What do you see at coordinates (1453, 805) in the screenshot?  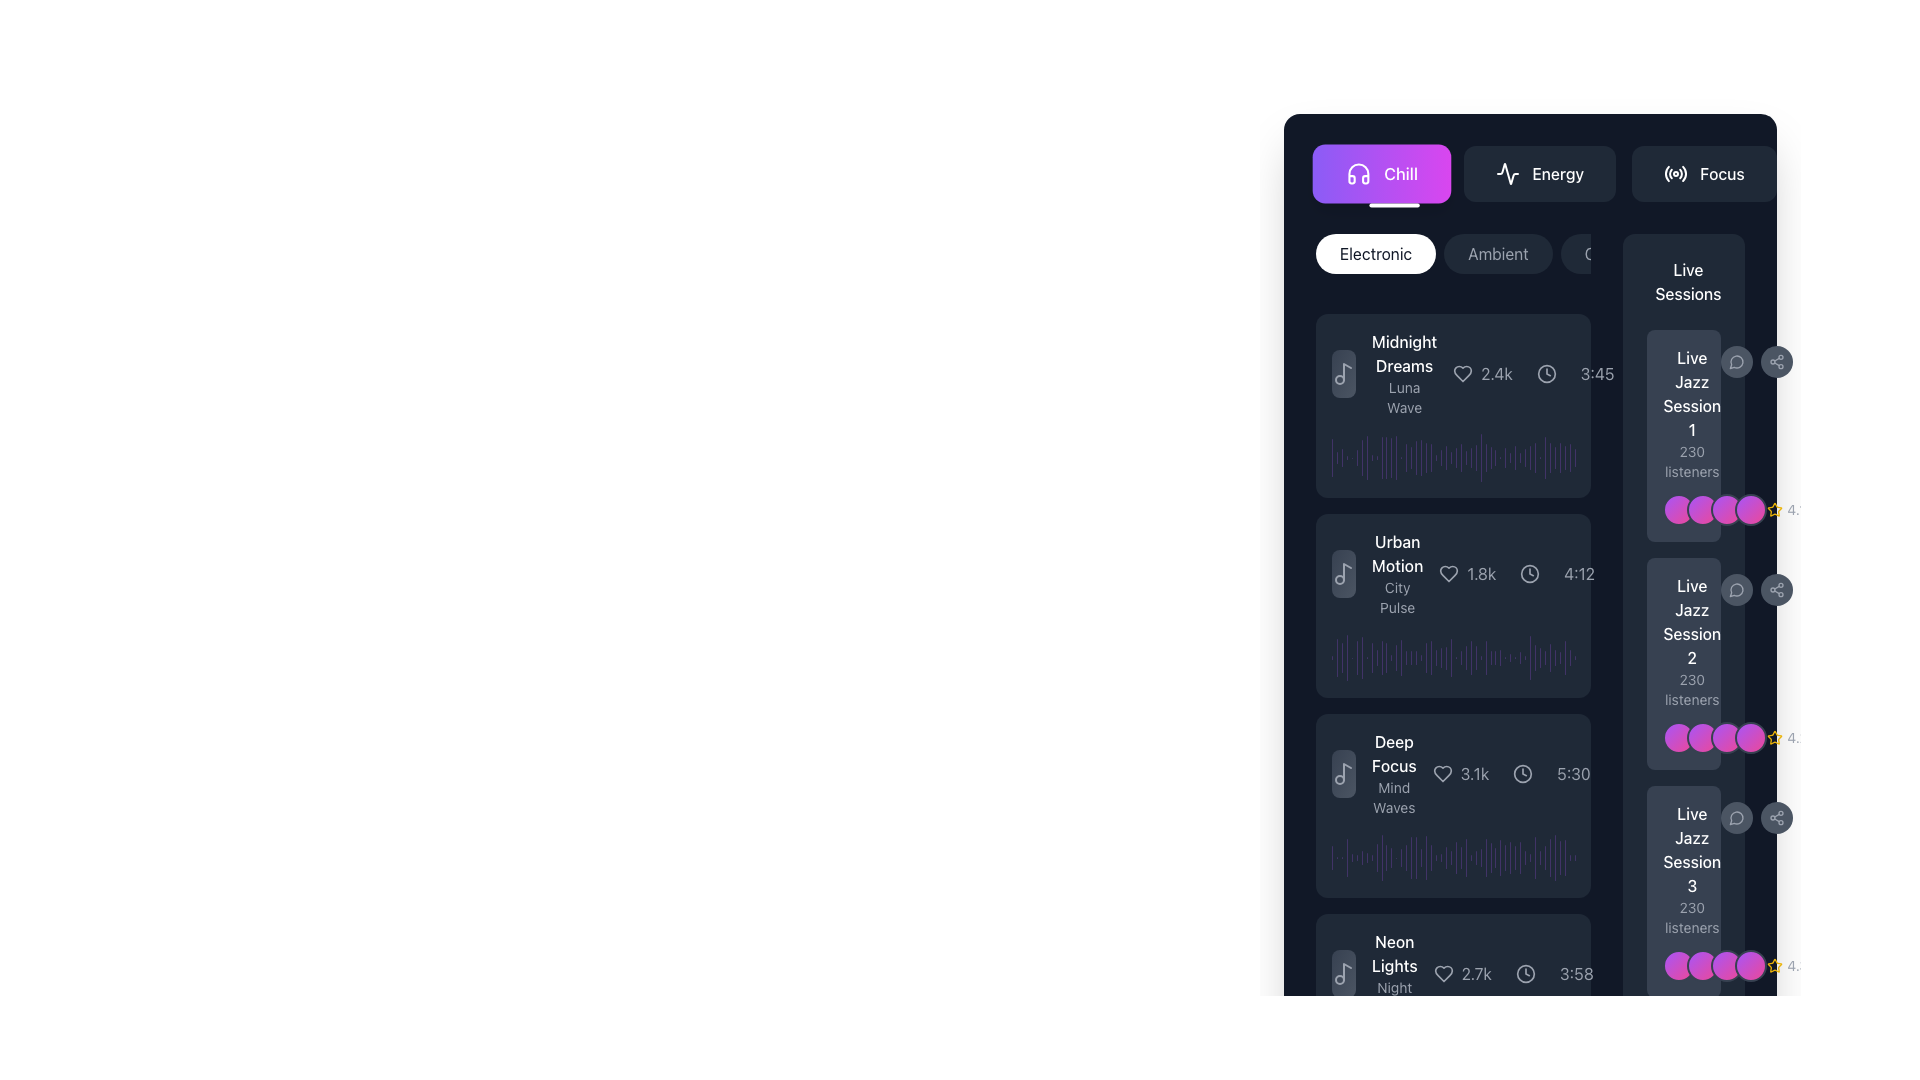 I see `the music card titled 'Deep Focus'` at bounding box center [1453, 805].